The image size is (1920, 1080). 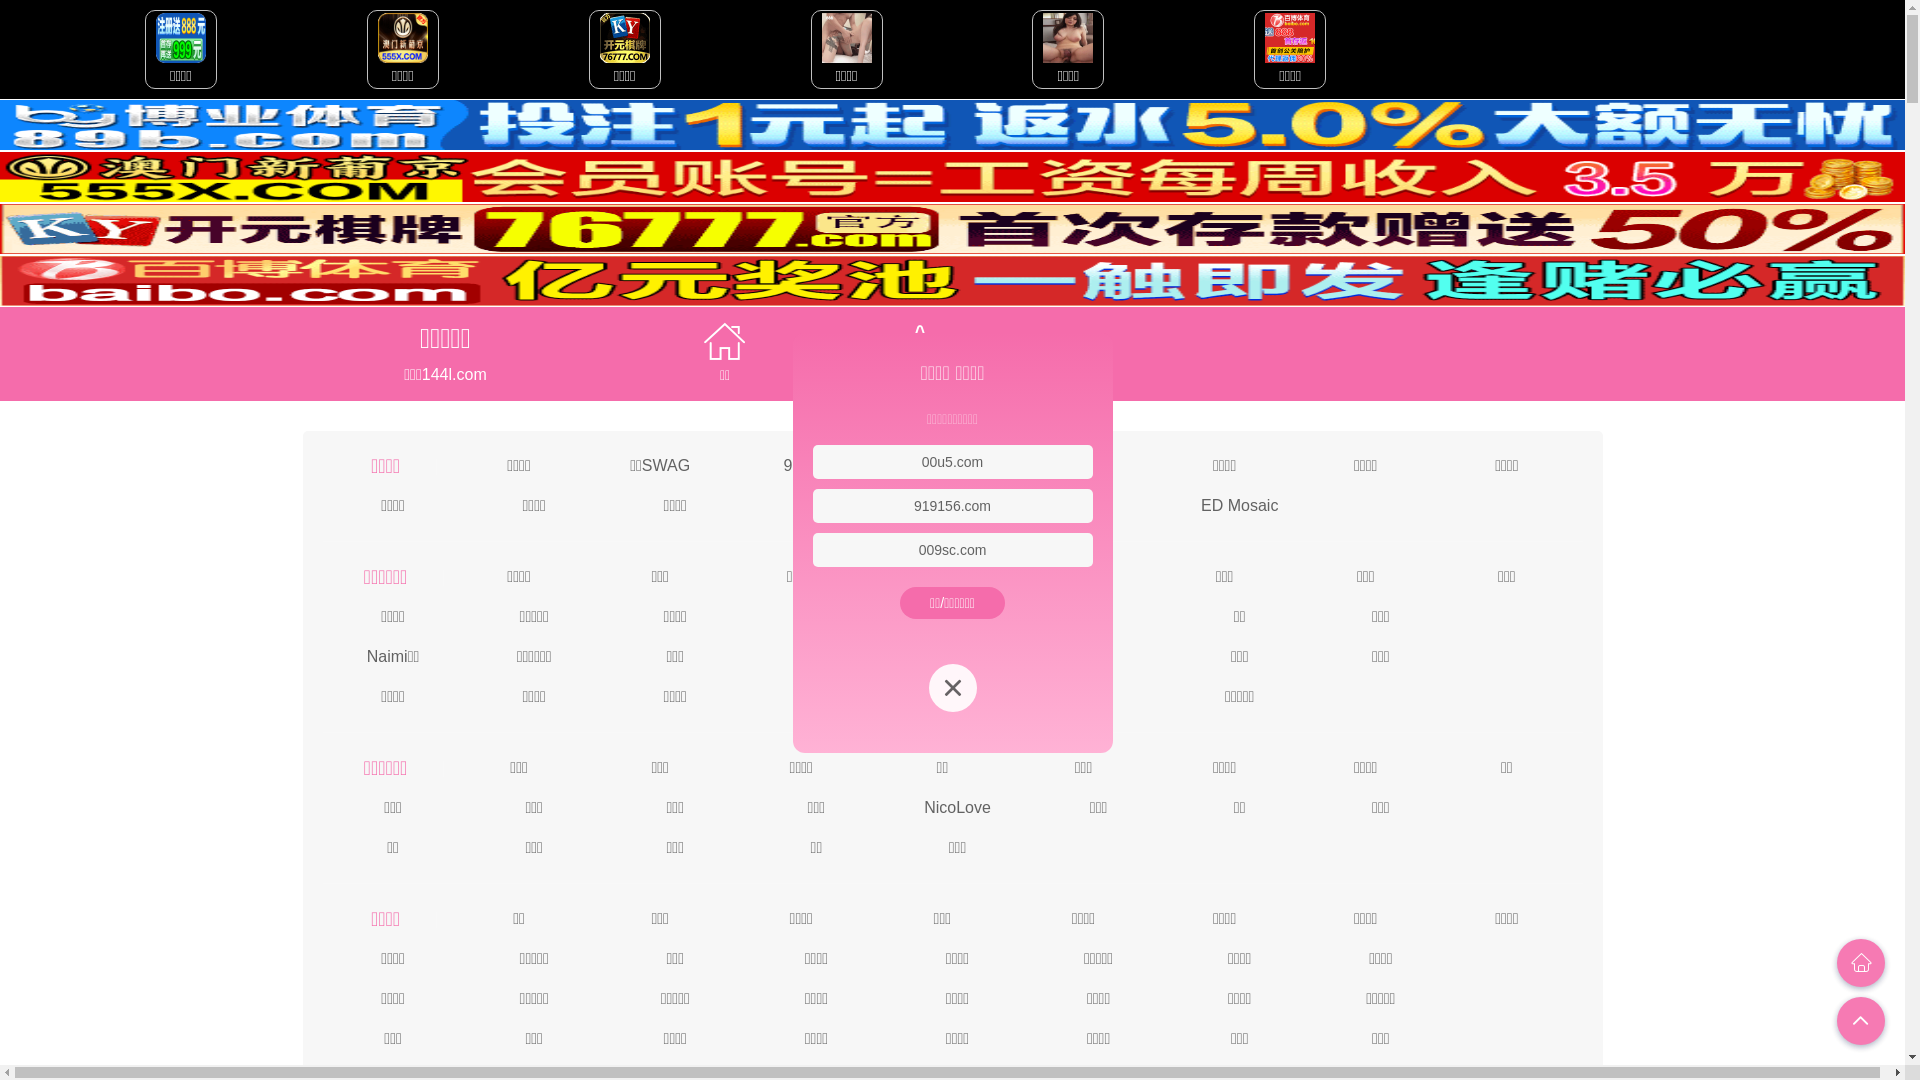 I want to click on 'ED Mosaic', so click(x=1238, y=503).